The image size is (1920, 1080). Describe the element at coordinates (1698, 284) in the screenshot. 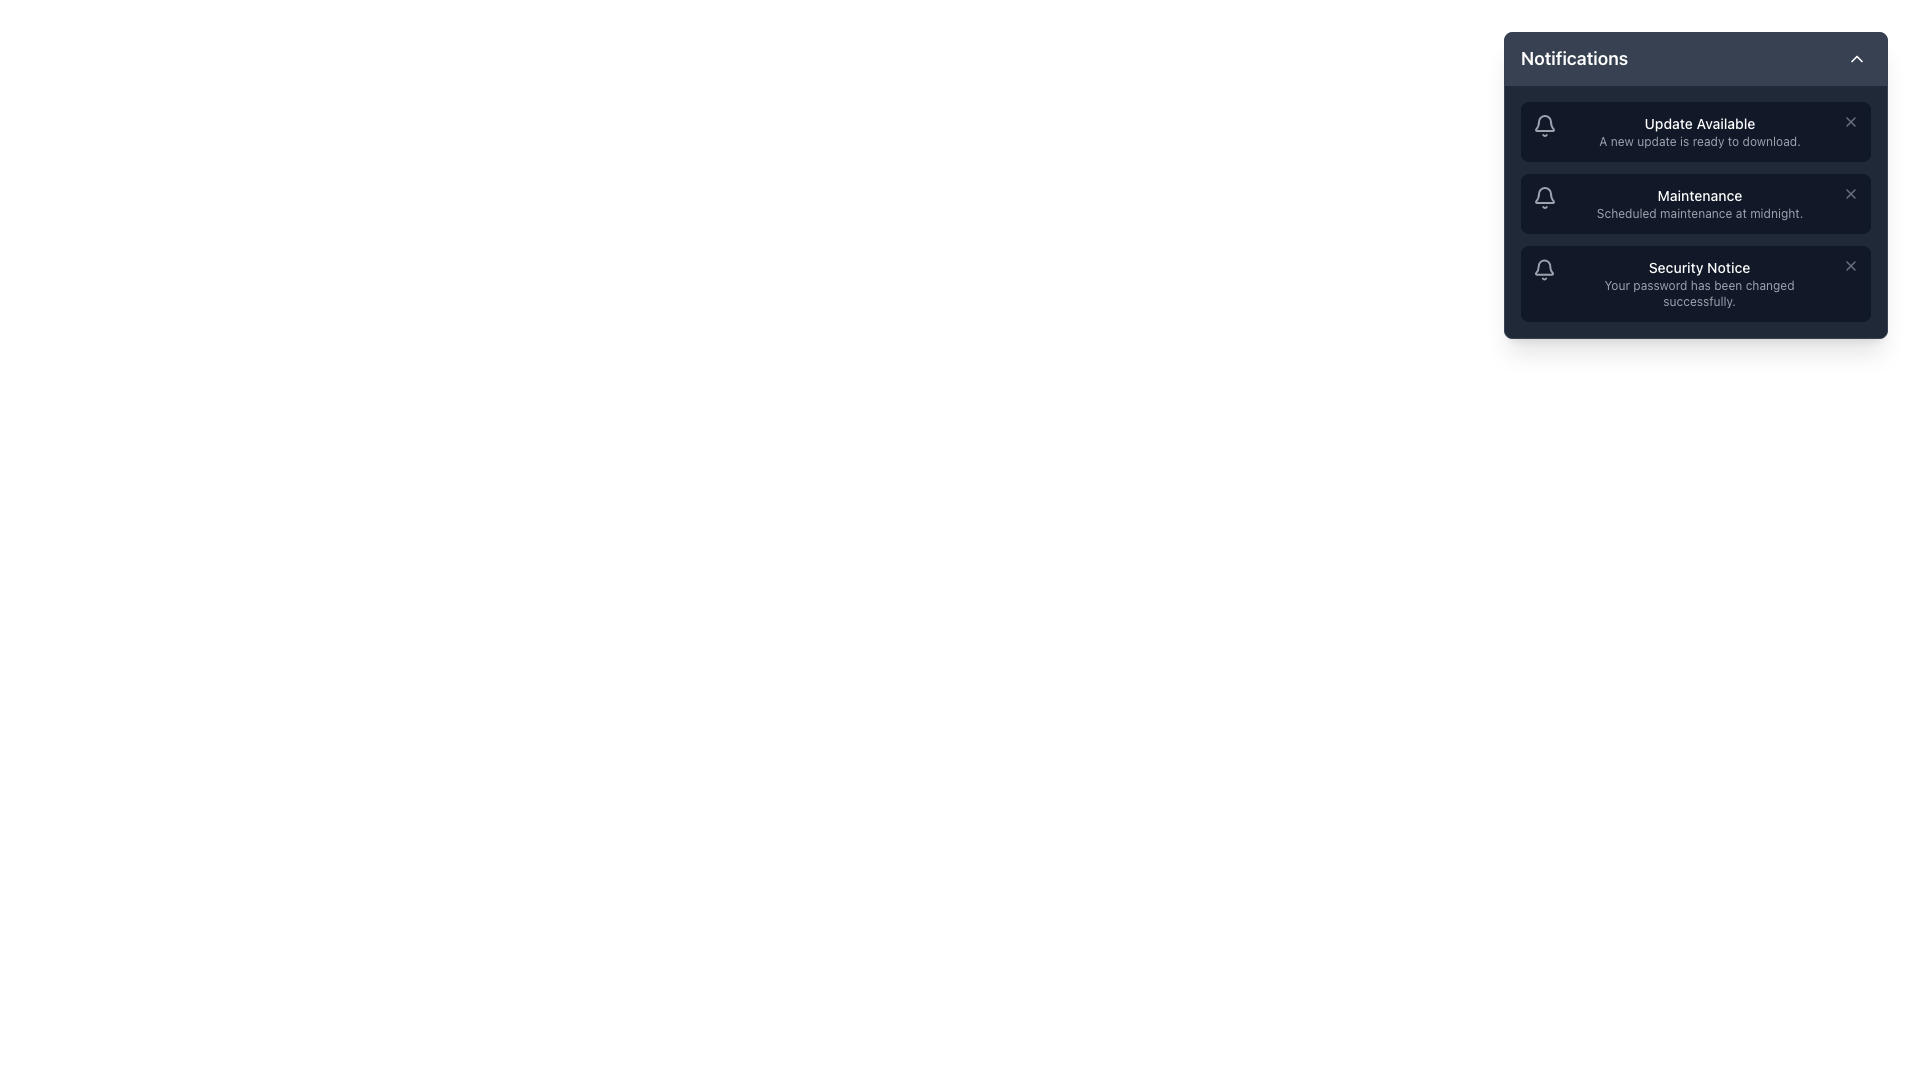

I see `information displayed in the Notification Item that informs the user about the successful password change, located in the notification panel as the third entry` at that location.